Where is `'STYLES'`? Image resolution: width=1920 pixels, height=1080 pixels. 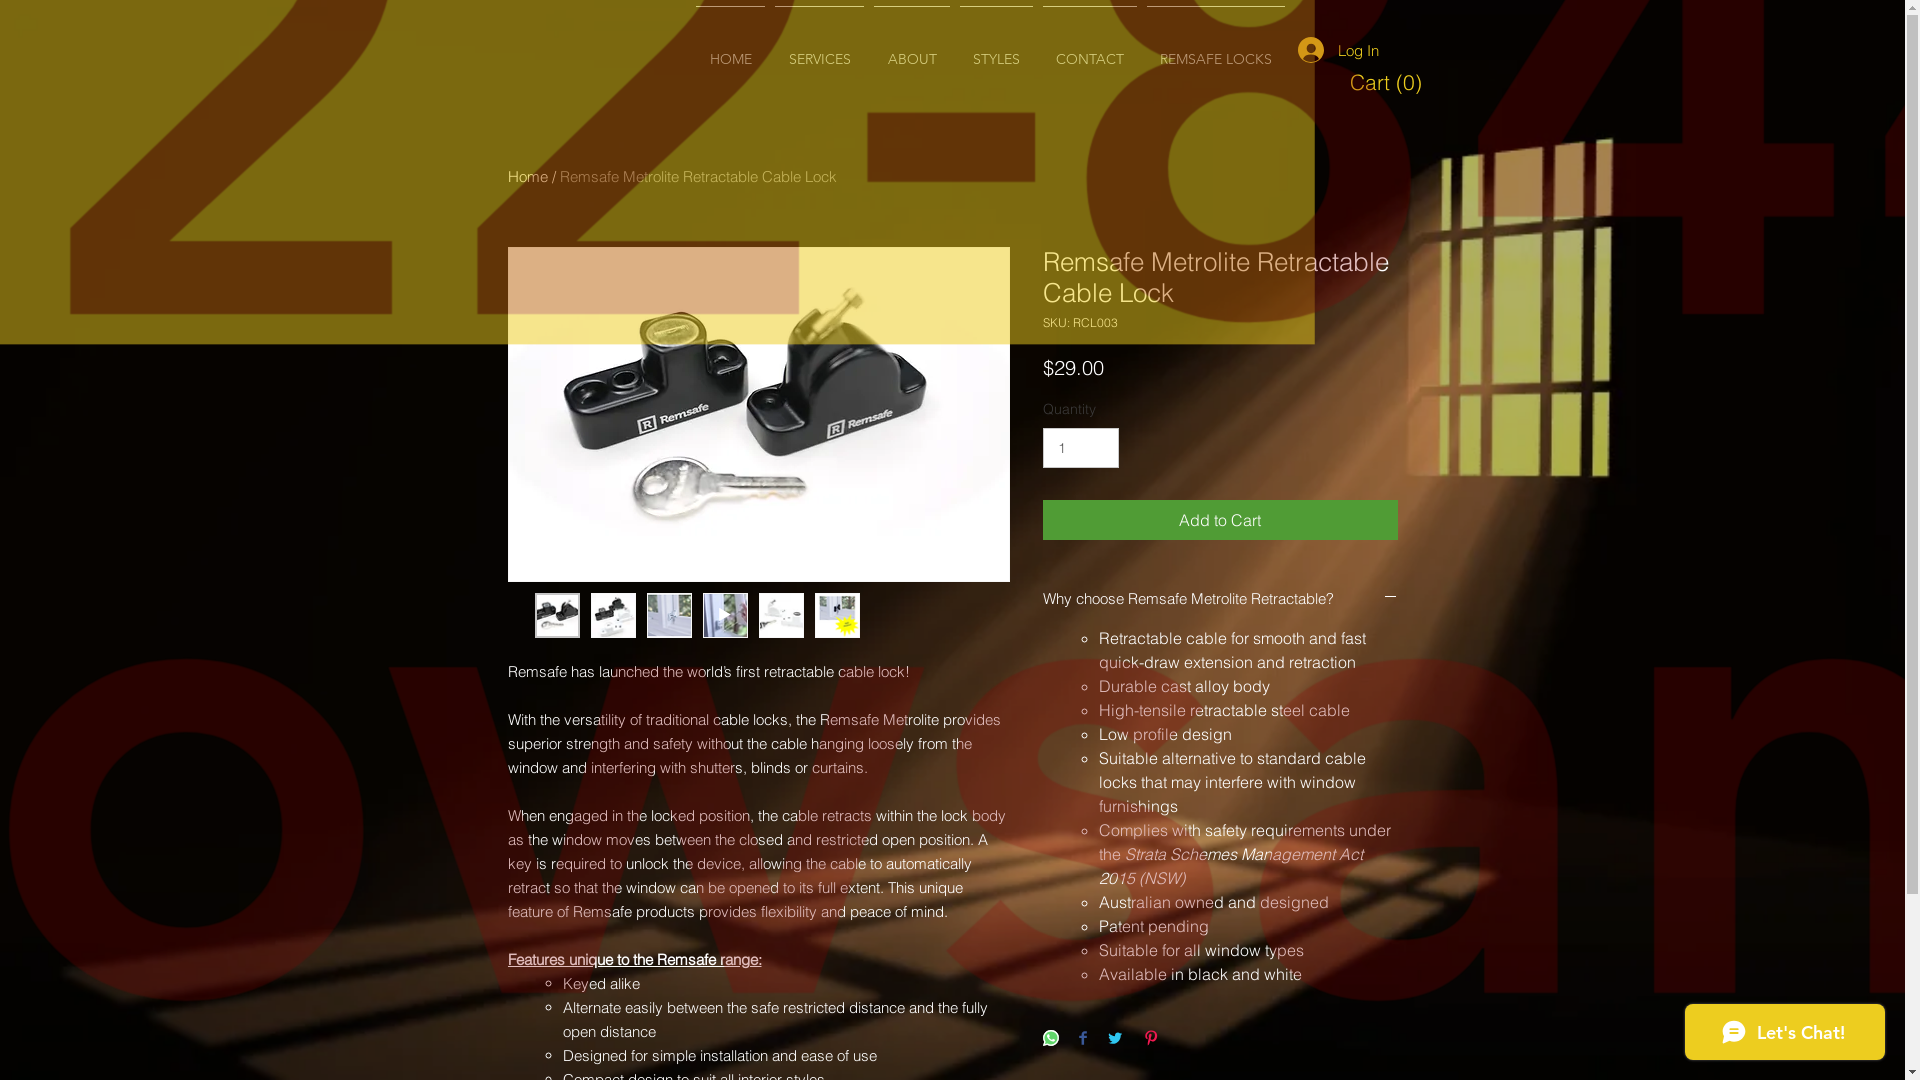
'STYLES' is located at coordinates (996, 49).